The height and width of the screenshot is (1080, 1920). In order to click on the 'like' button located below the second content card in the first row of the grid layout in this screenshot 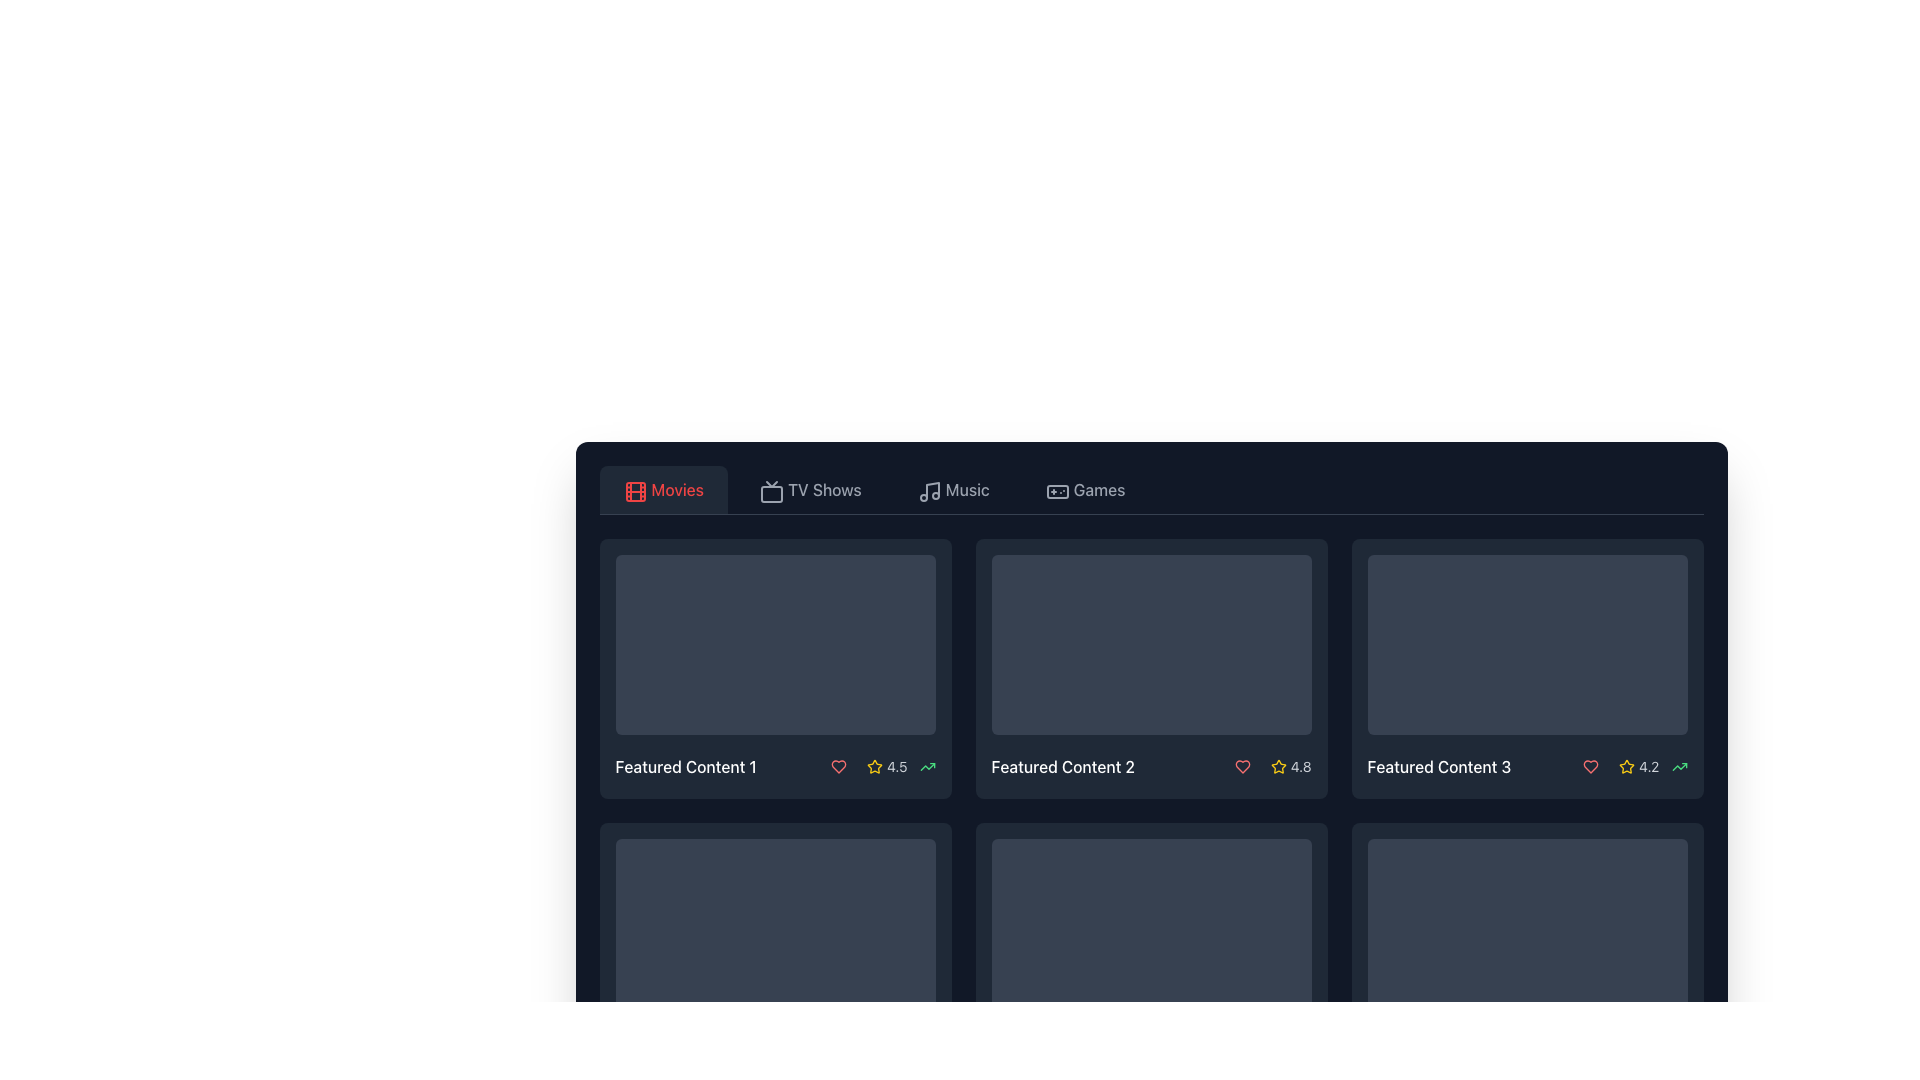, I will do `click(1241, 766)`.